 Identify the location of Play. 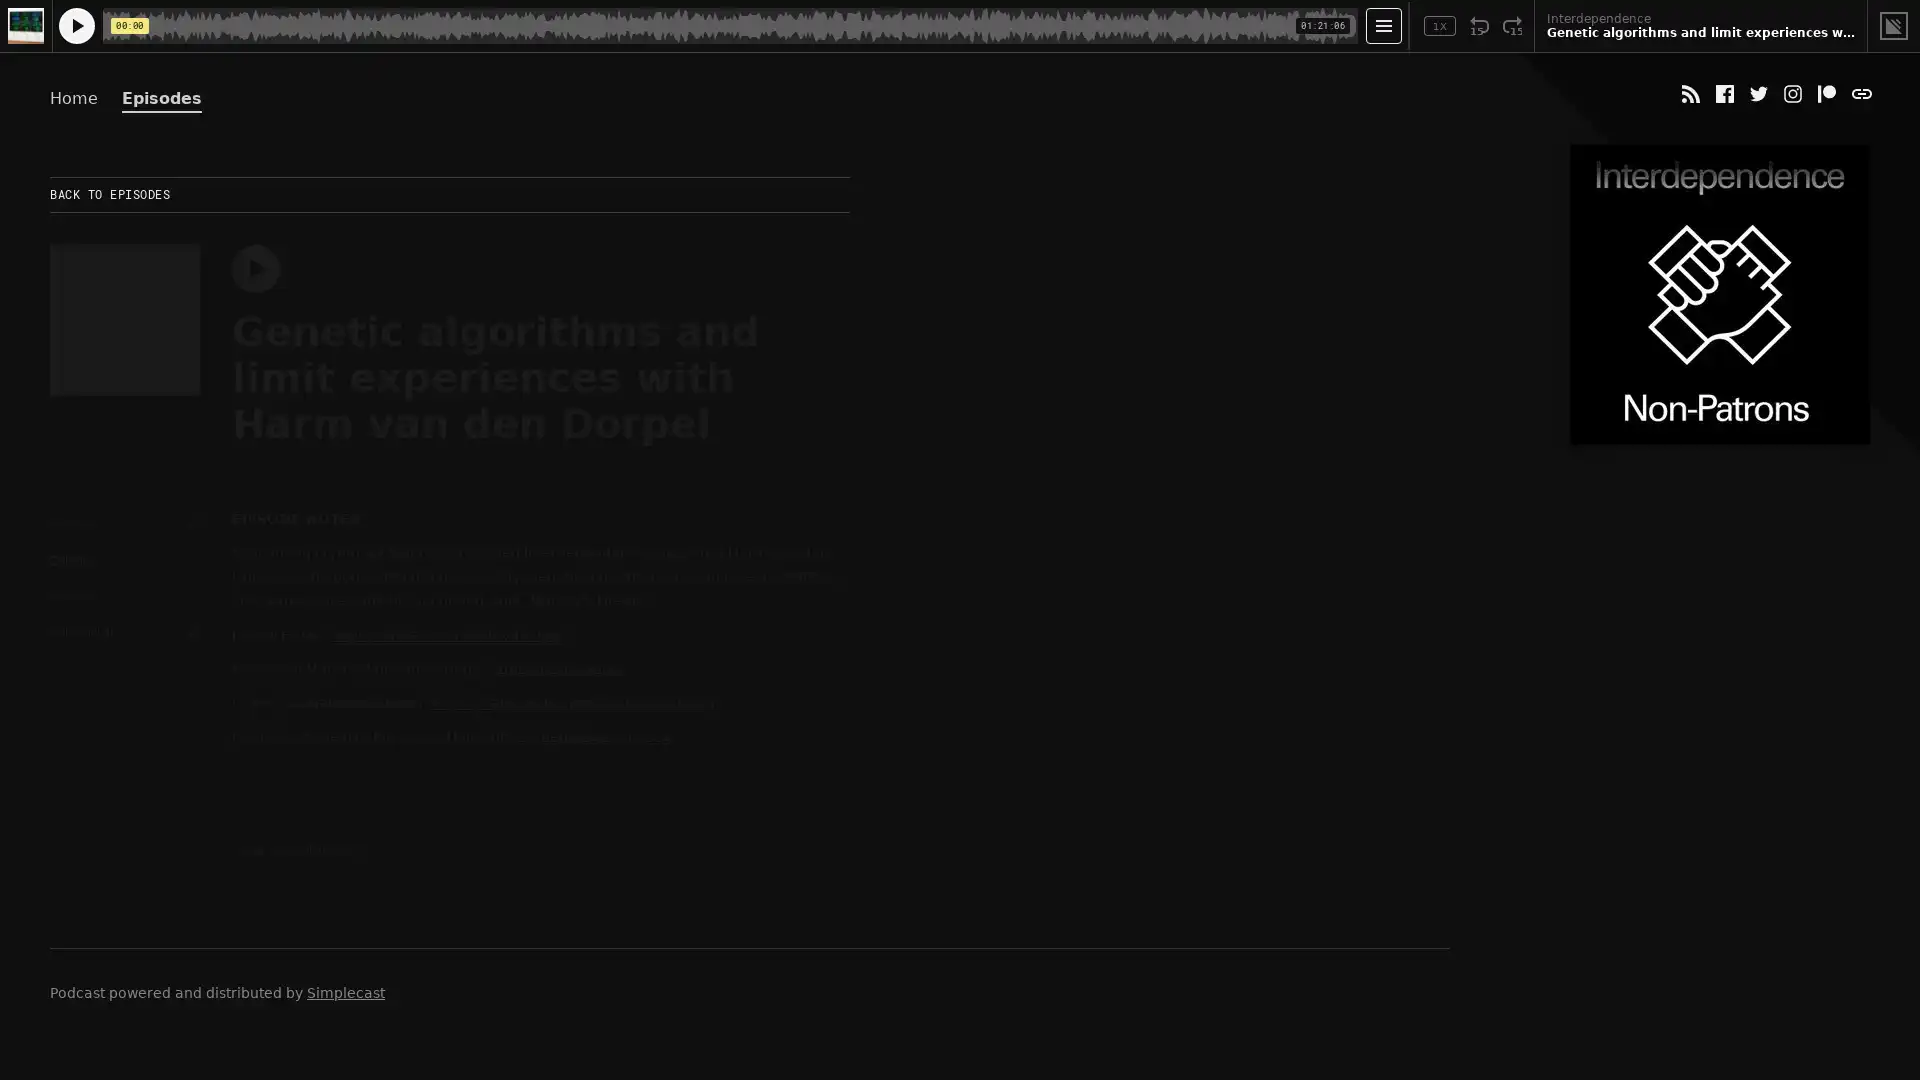
(254, 268).